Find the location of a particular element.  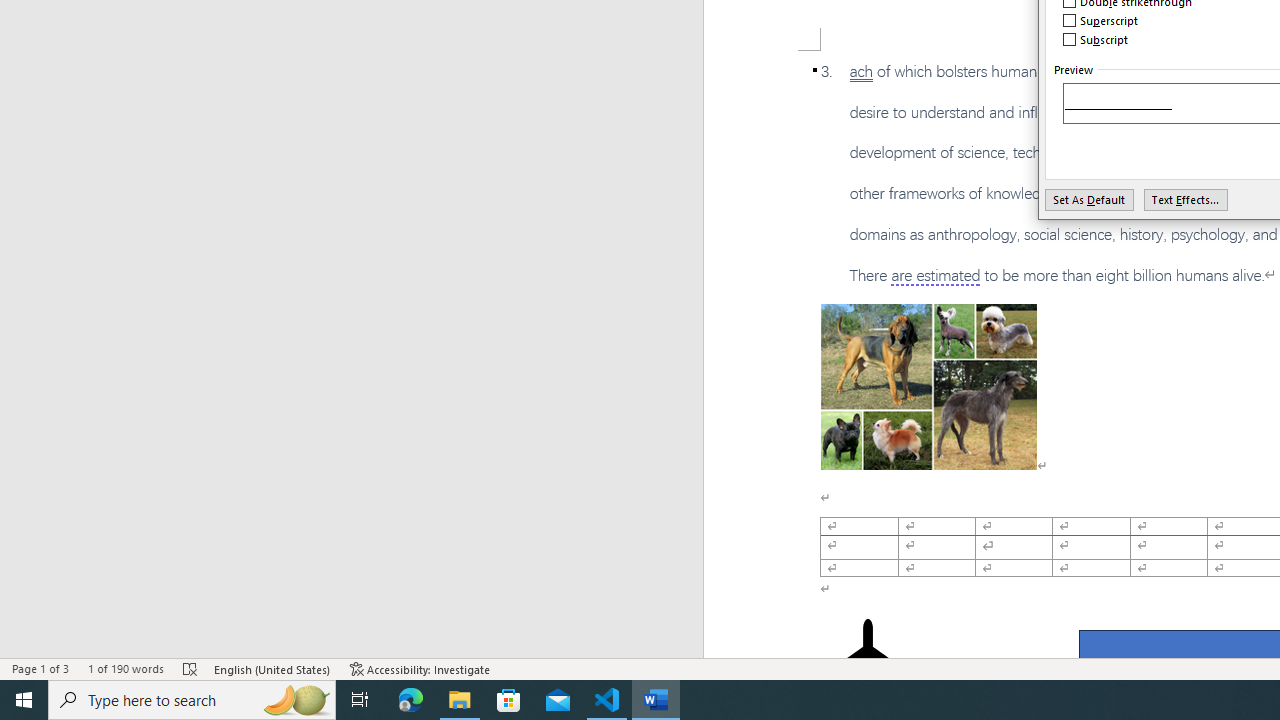

'Superscript' is located at coordinates (1100, 20).